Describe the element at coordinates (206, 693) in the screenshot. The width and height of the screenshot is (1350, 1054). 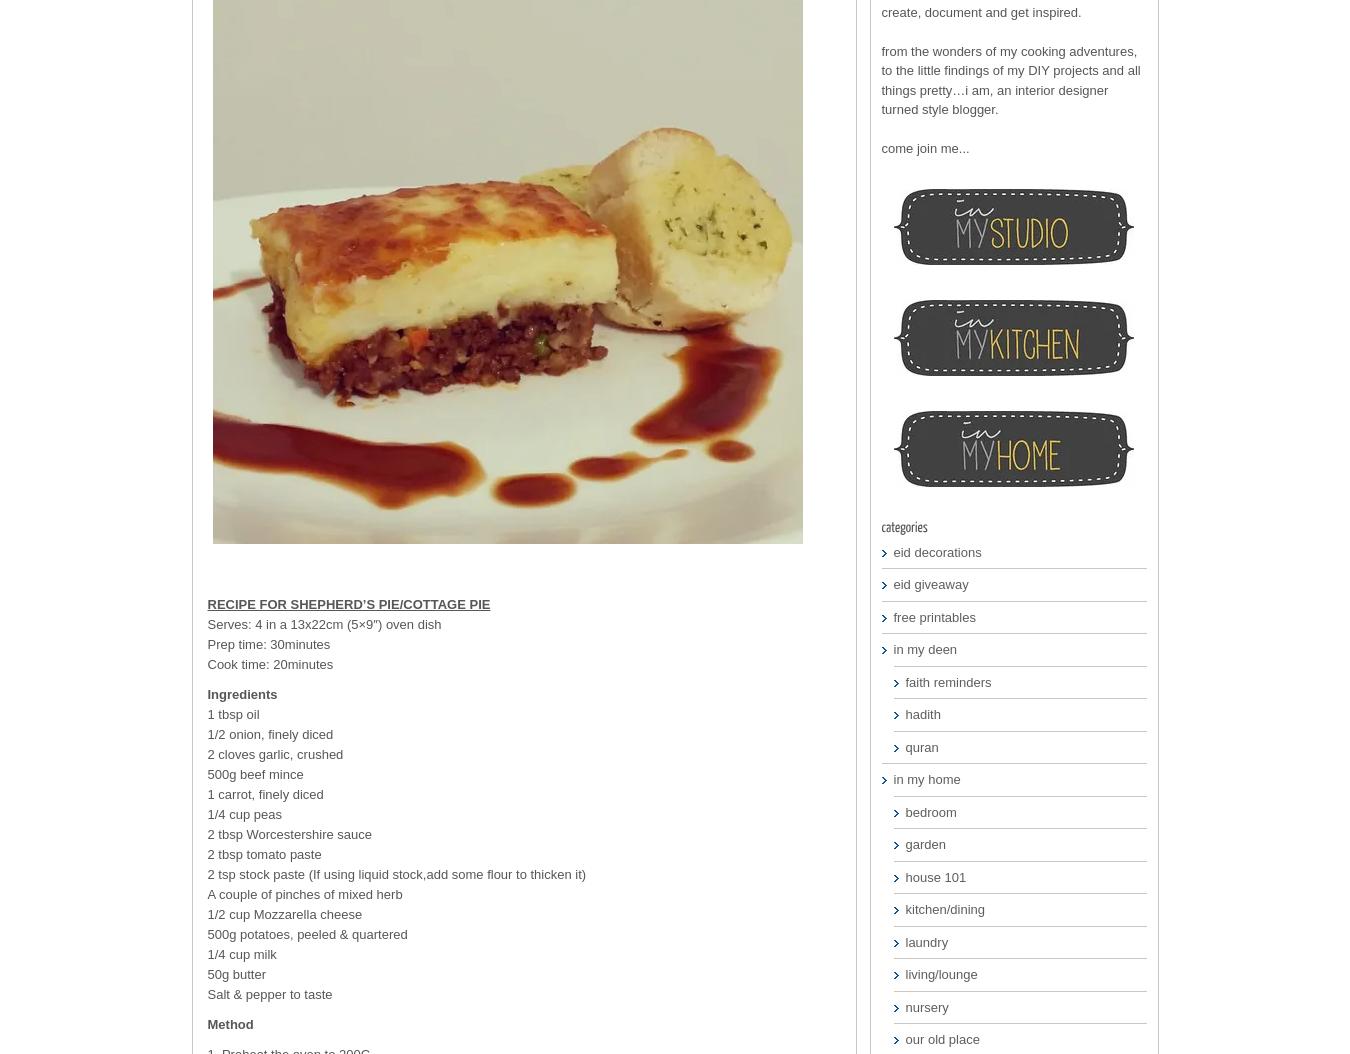
I see `'Ingredients'` at that location.